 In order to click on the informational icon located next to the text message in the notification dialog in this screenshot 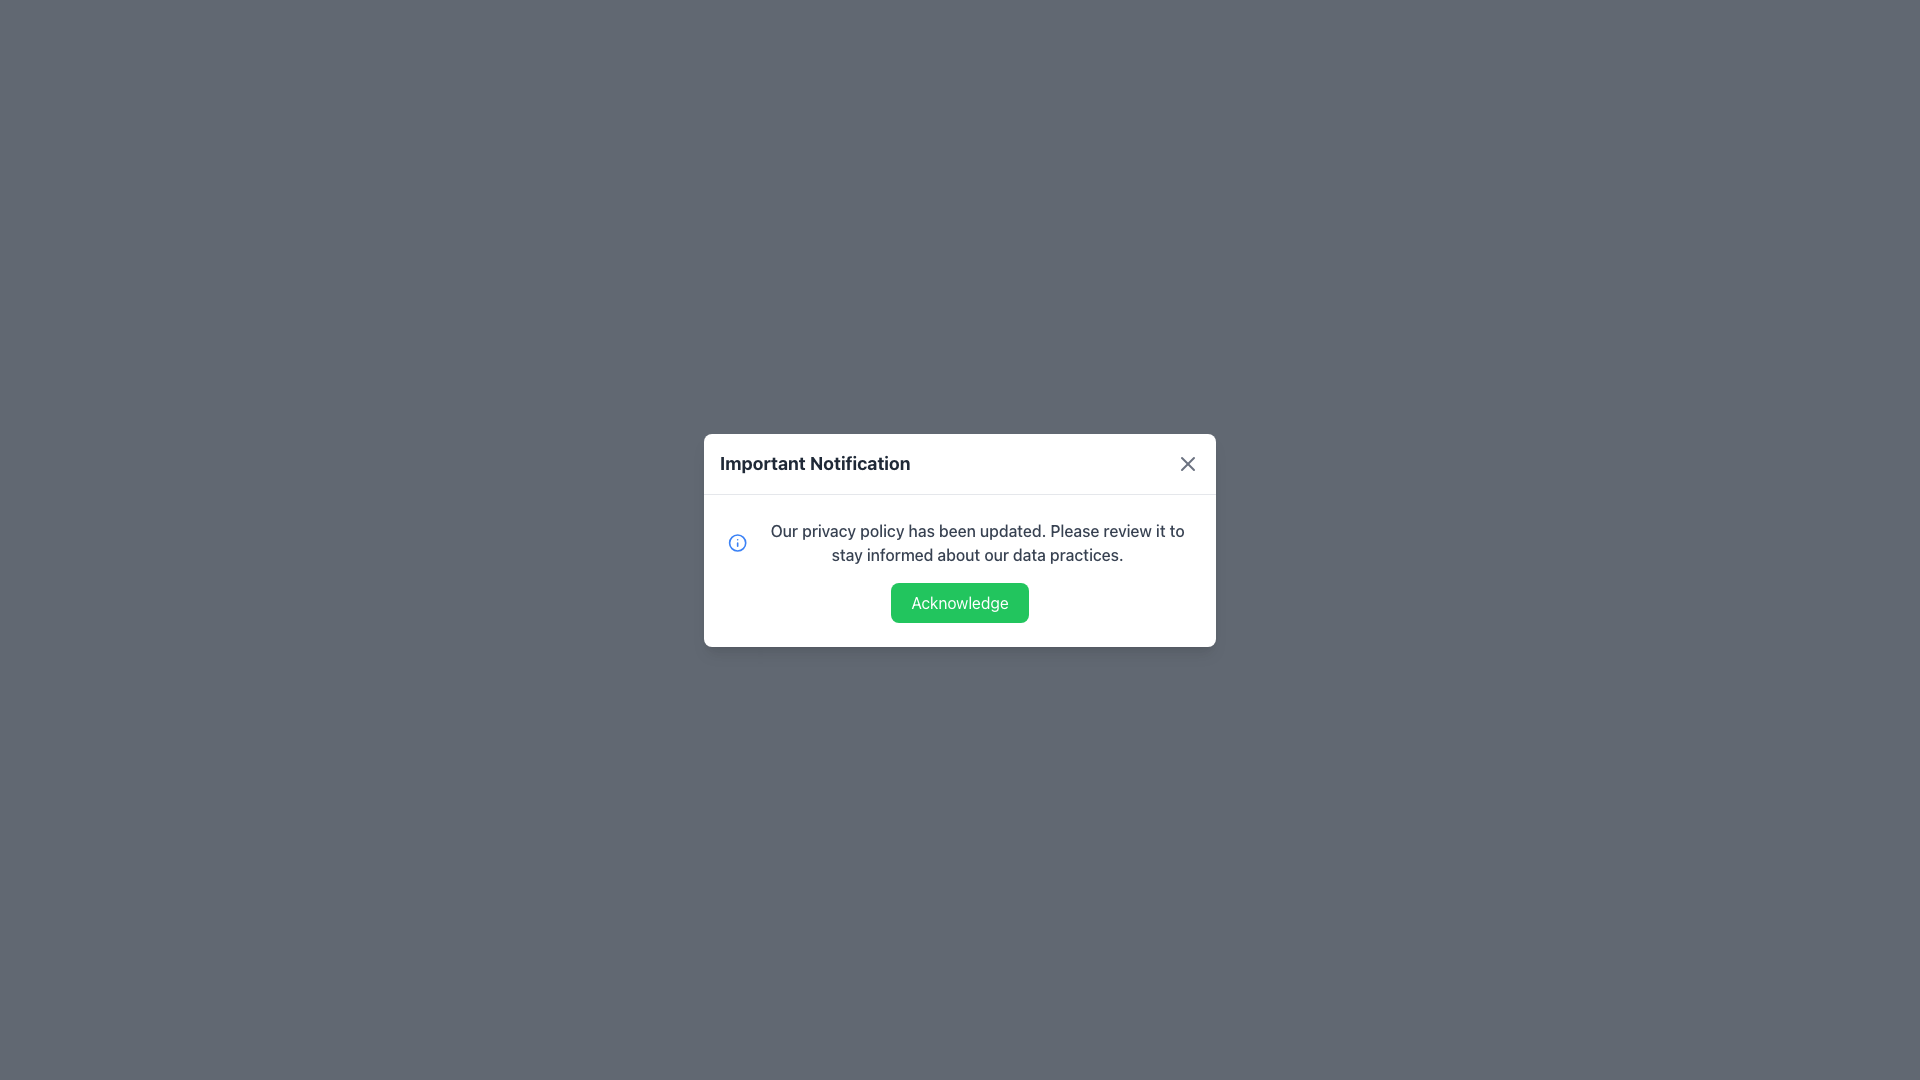, I will do `click(736, 542)`.